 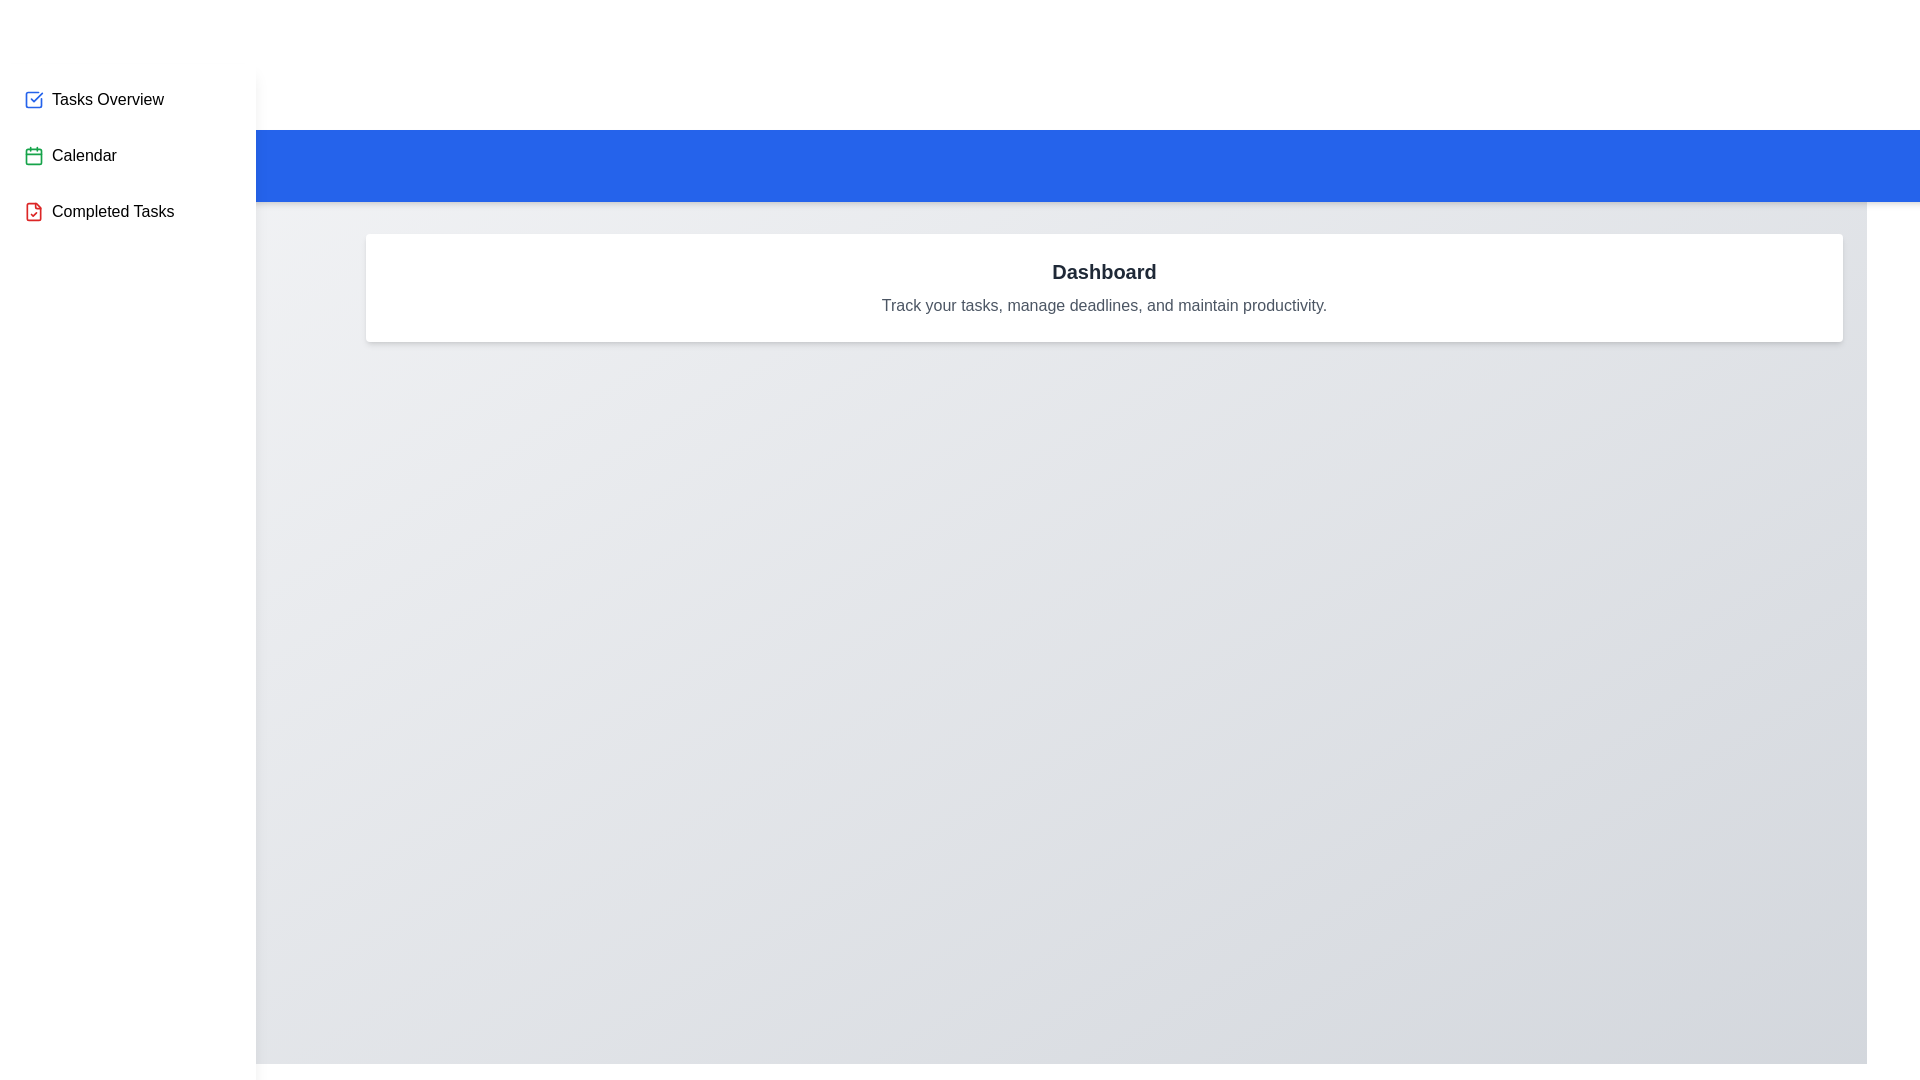 I want to click on the green 'Calendar' button with a calendar icon, which is positioned between the 'Tasks Overview' and 'Completed Tasks' buttons to trigger its hover effect, so click(x=70, y=154).